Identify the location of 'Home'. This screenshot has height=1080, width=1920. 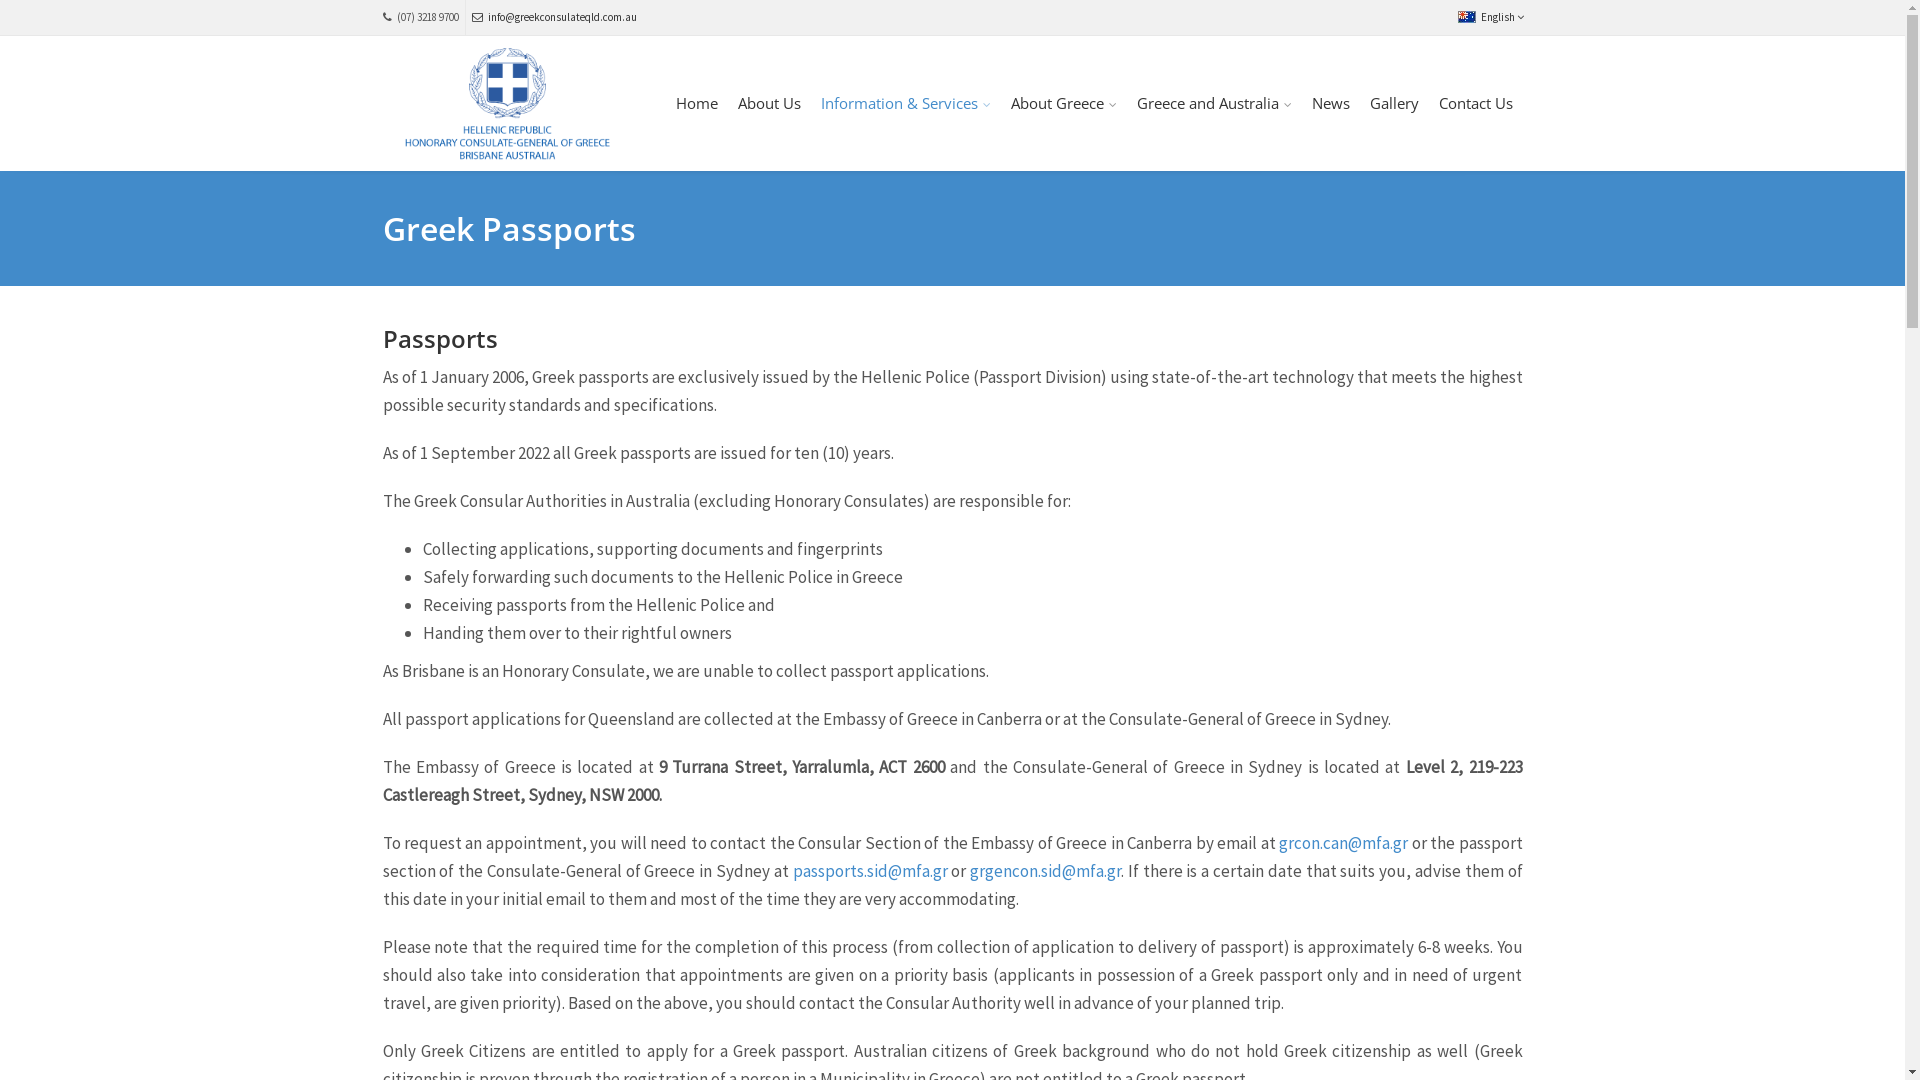
(696, 103).